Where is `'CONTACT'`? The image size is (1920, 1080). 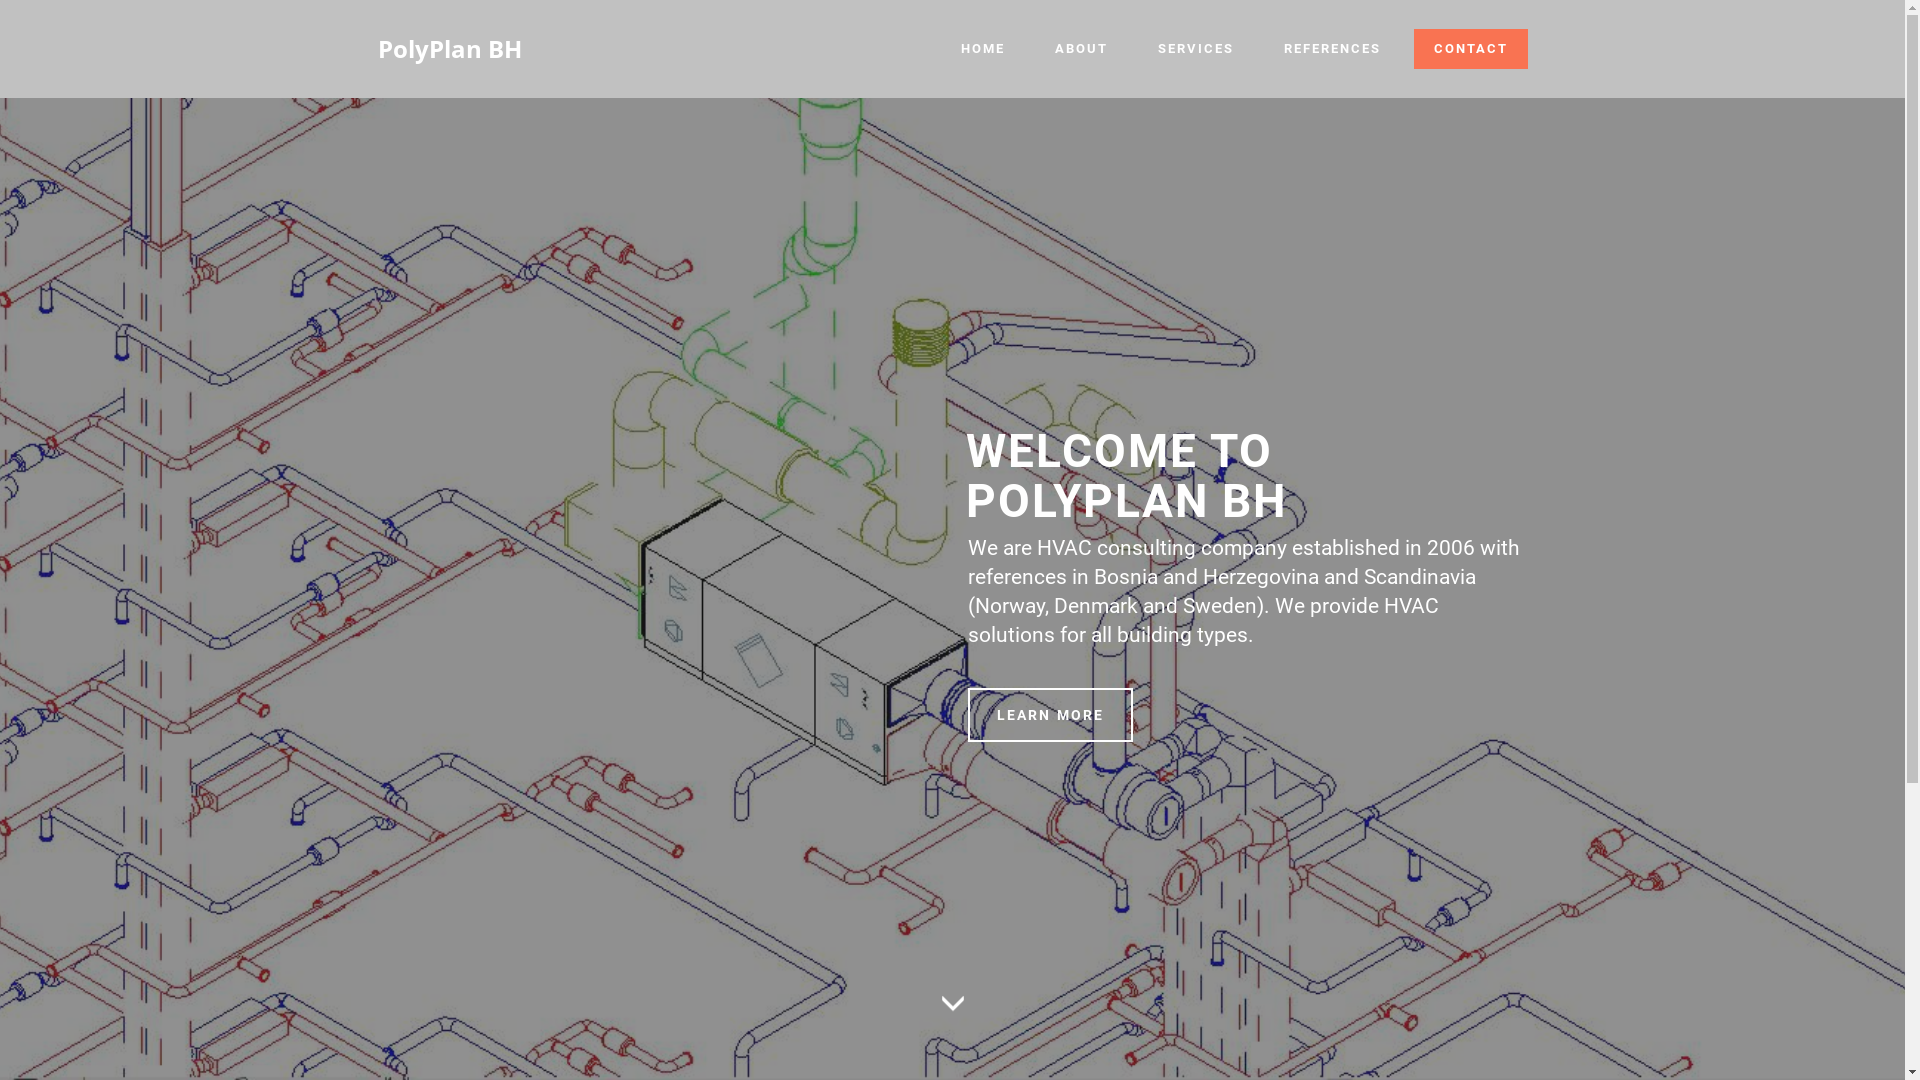
'CONTACT' is located at coordinates (1470, 48).